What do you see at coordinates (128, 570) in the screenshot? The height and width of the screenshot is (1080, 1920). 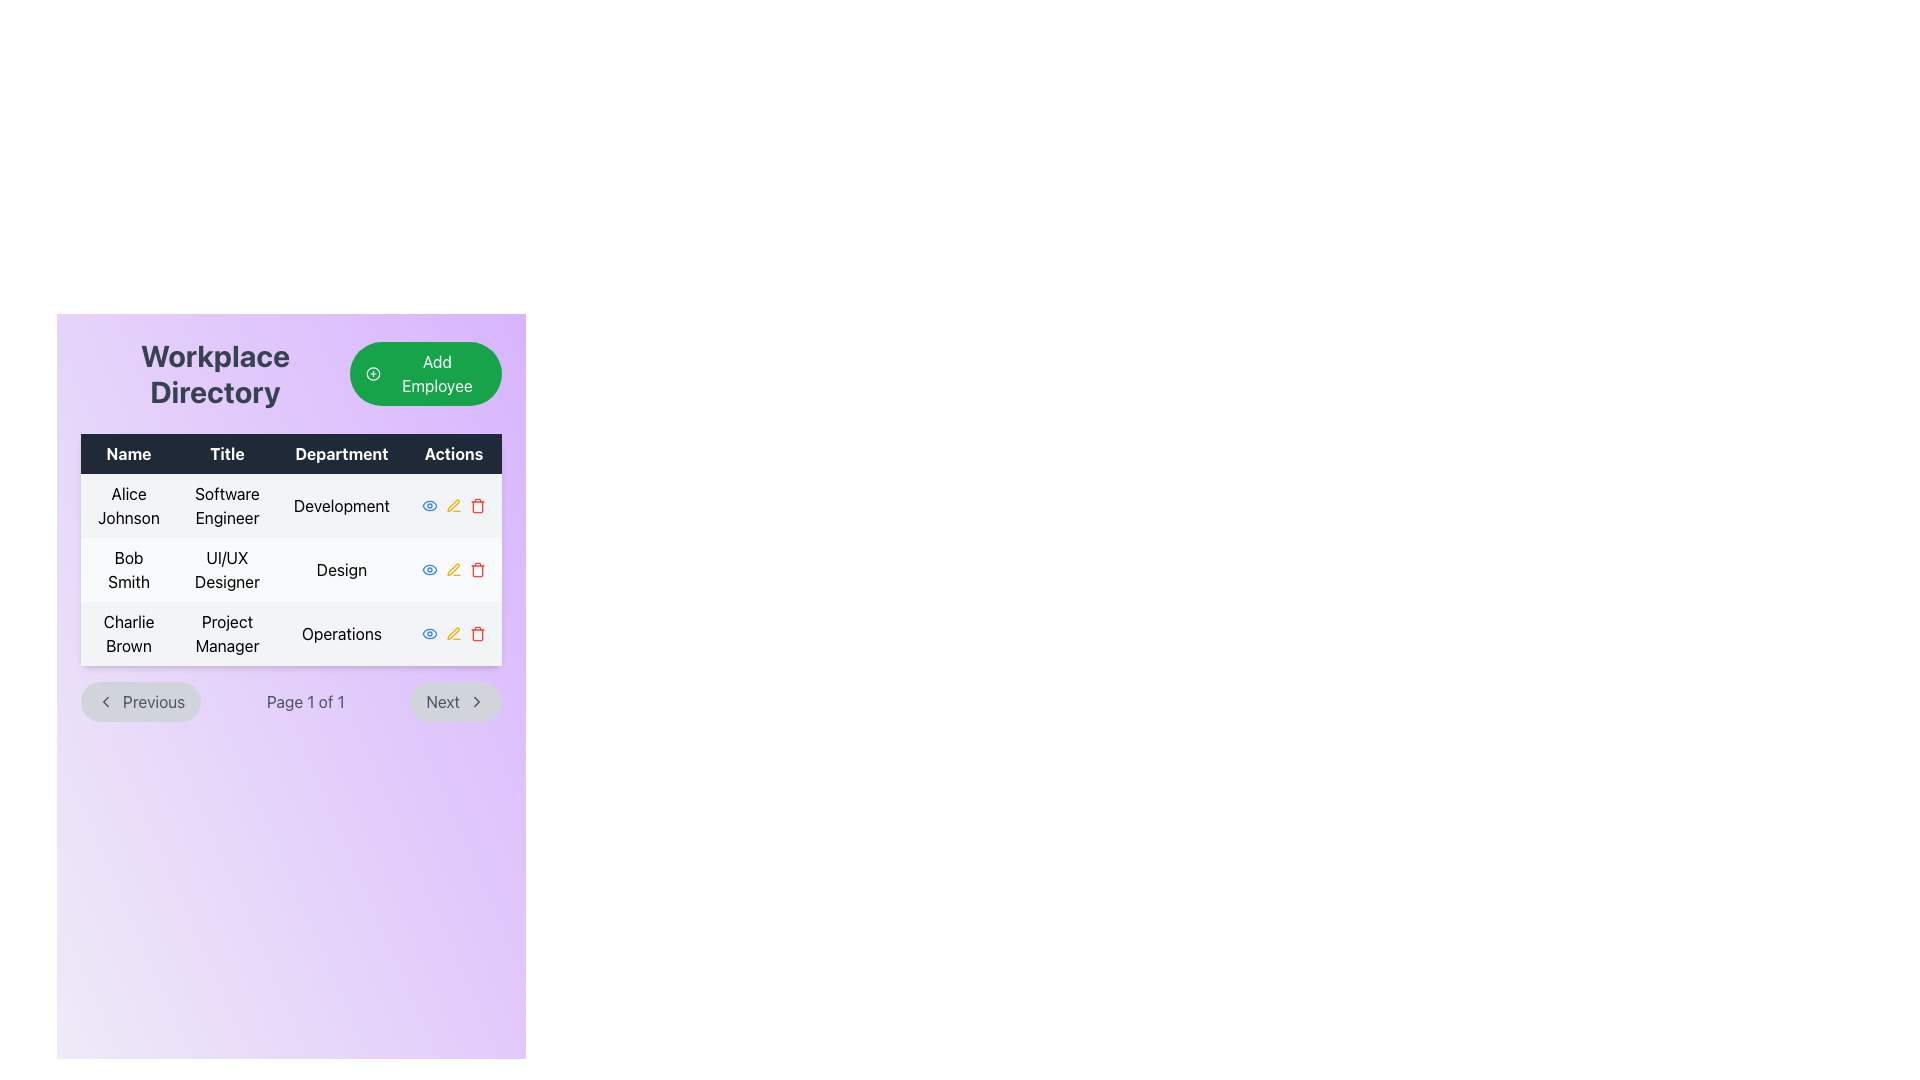 I see `text displayed in the employee name label located in the second row and first column of the data table under the 'Name' header` at bounding box center [128, 570].